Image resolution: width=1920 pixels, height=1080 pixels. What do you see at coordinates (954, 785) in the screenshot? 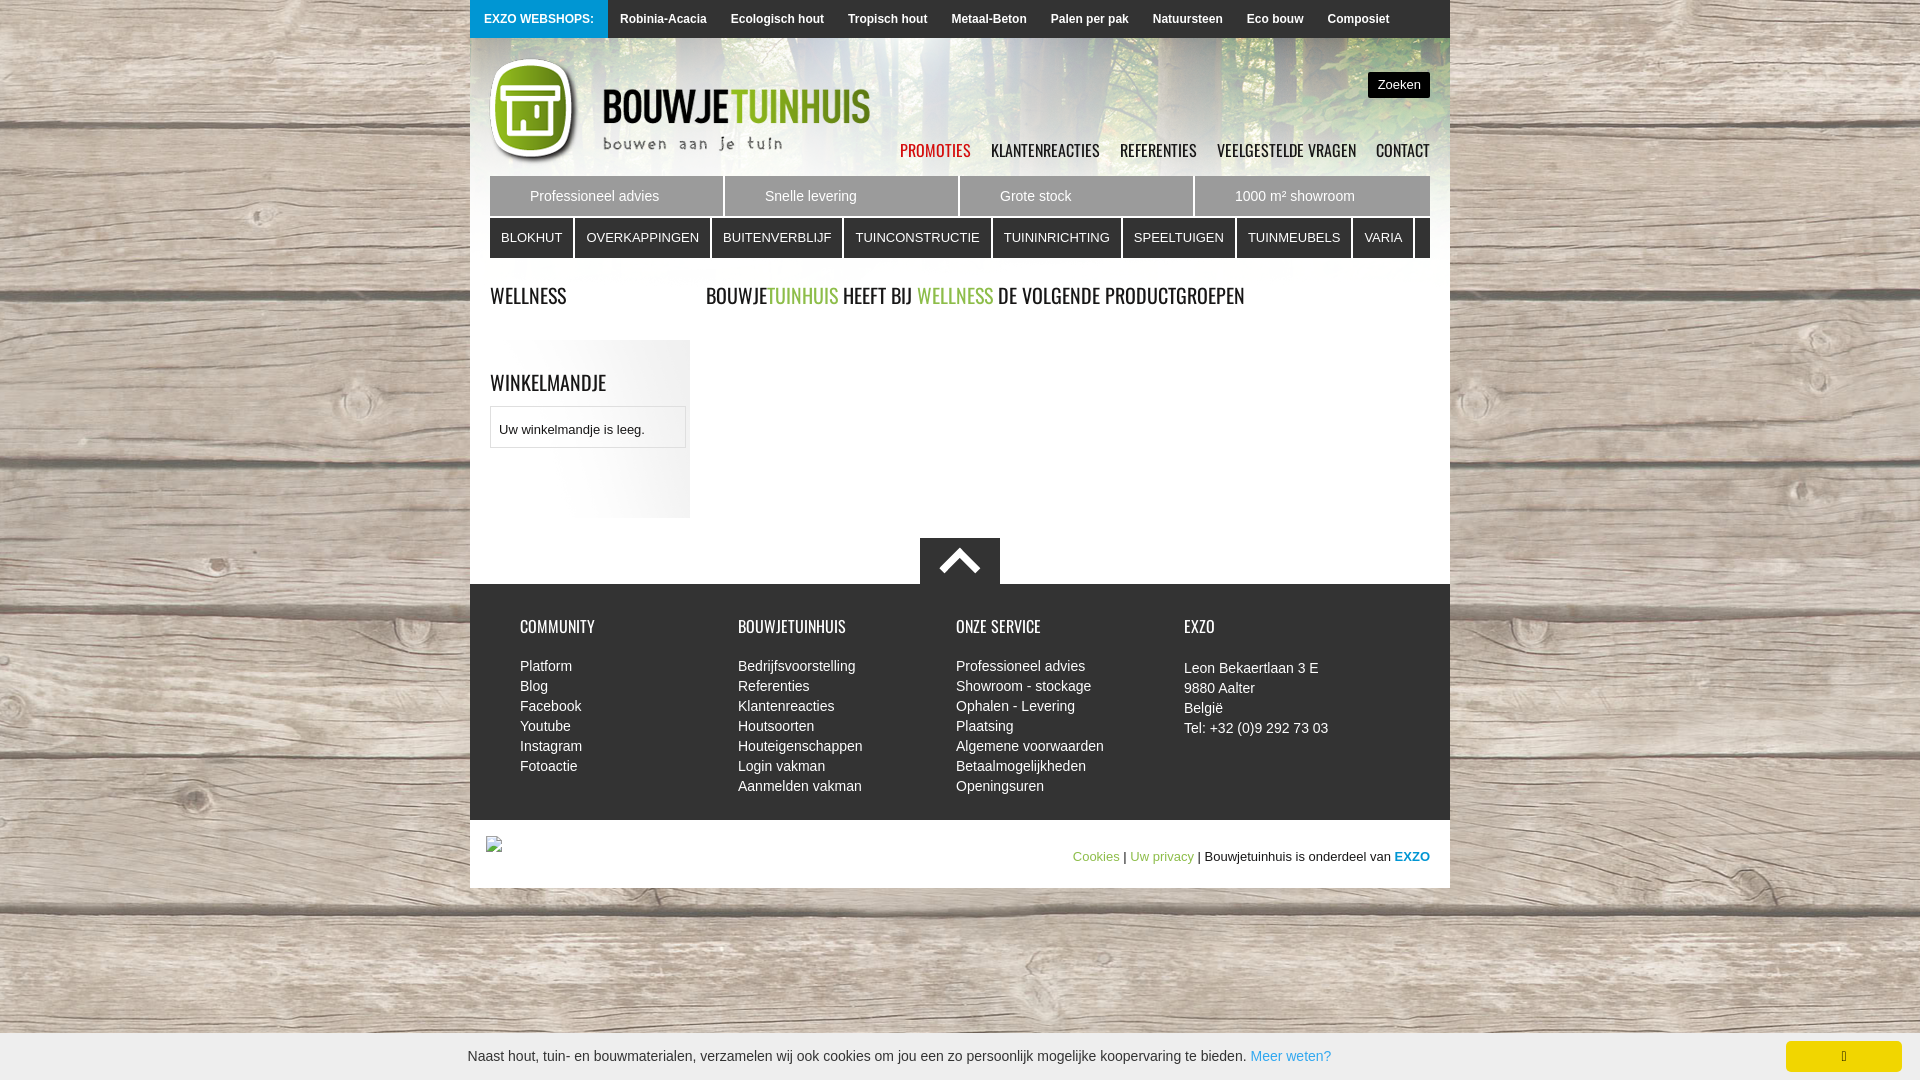
I see `'Openingsuren'` at bounding box center [954, 785].